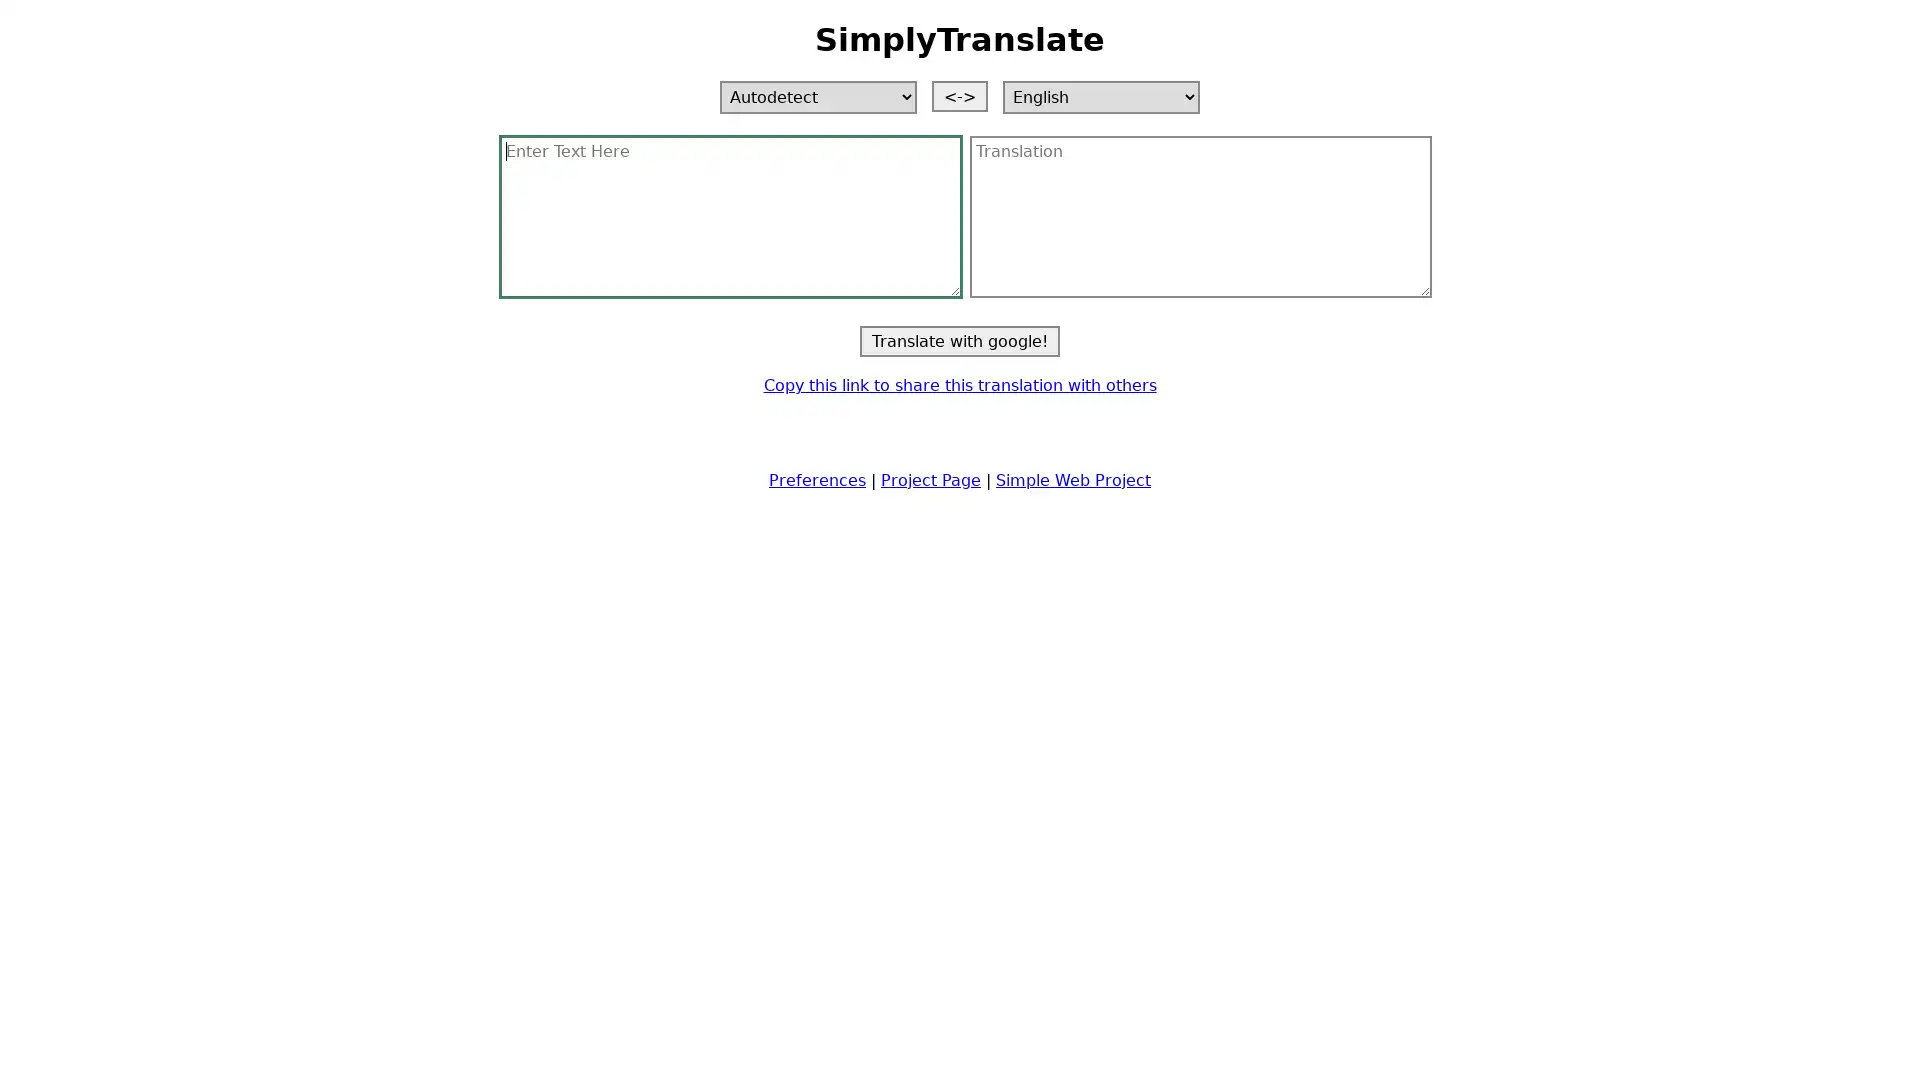 The width and height of the screenshot is (1920, 1080). What do you see at coordinates (960, 95) in the screenshot?
I see `Switch languages` at bounding box center [960, 95].